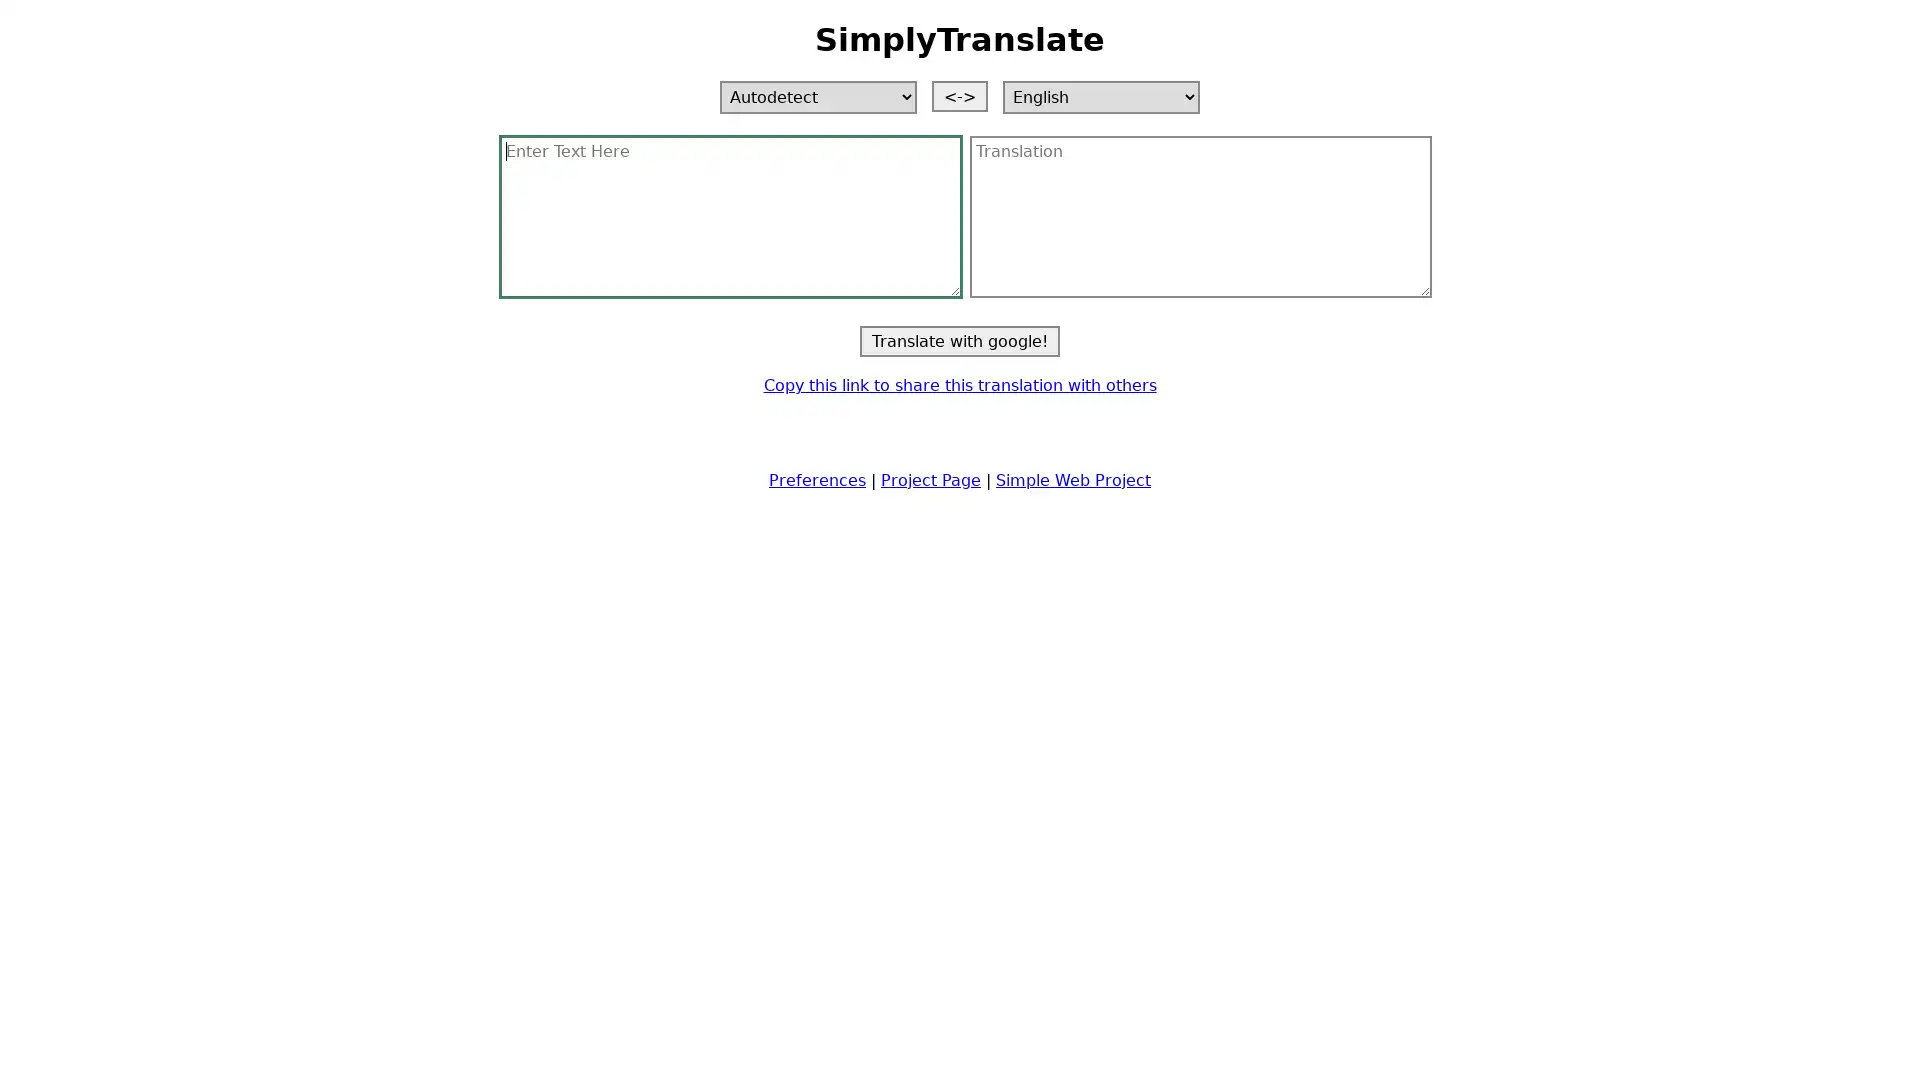 The width and height of the screenshot is (1920, 1080). What do you see at coordinates (960, 95) in the screenshot?
I see `Switch languages` at bounding box center [960, 95].